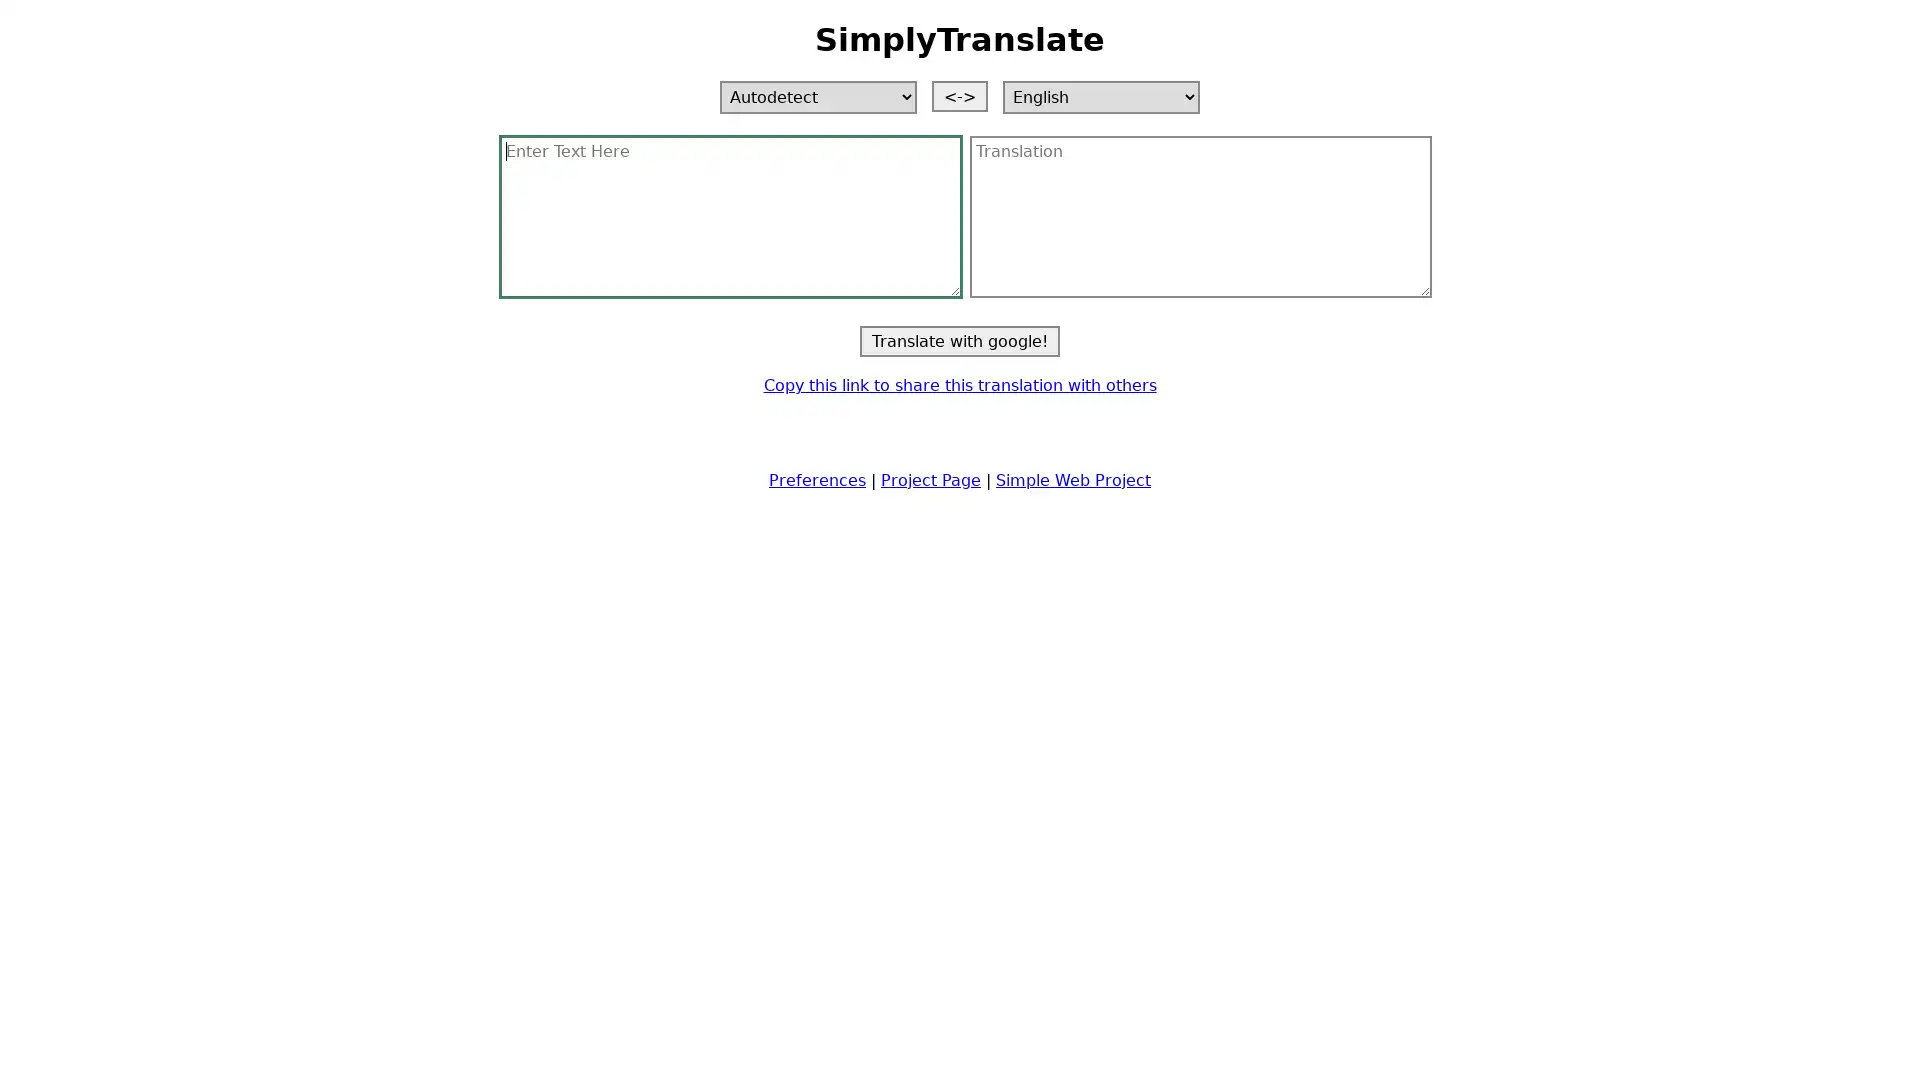 The width and height of the screenshot is (1920, 1080). What do you see at coordinates (960, 95) in the screenshot?
I see `Switch languages` at bounding box center [960, 95].